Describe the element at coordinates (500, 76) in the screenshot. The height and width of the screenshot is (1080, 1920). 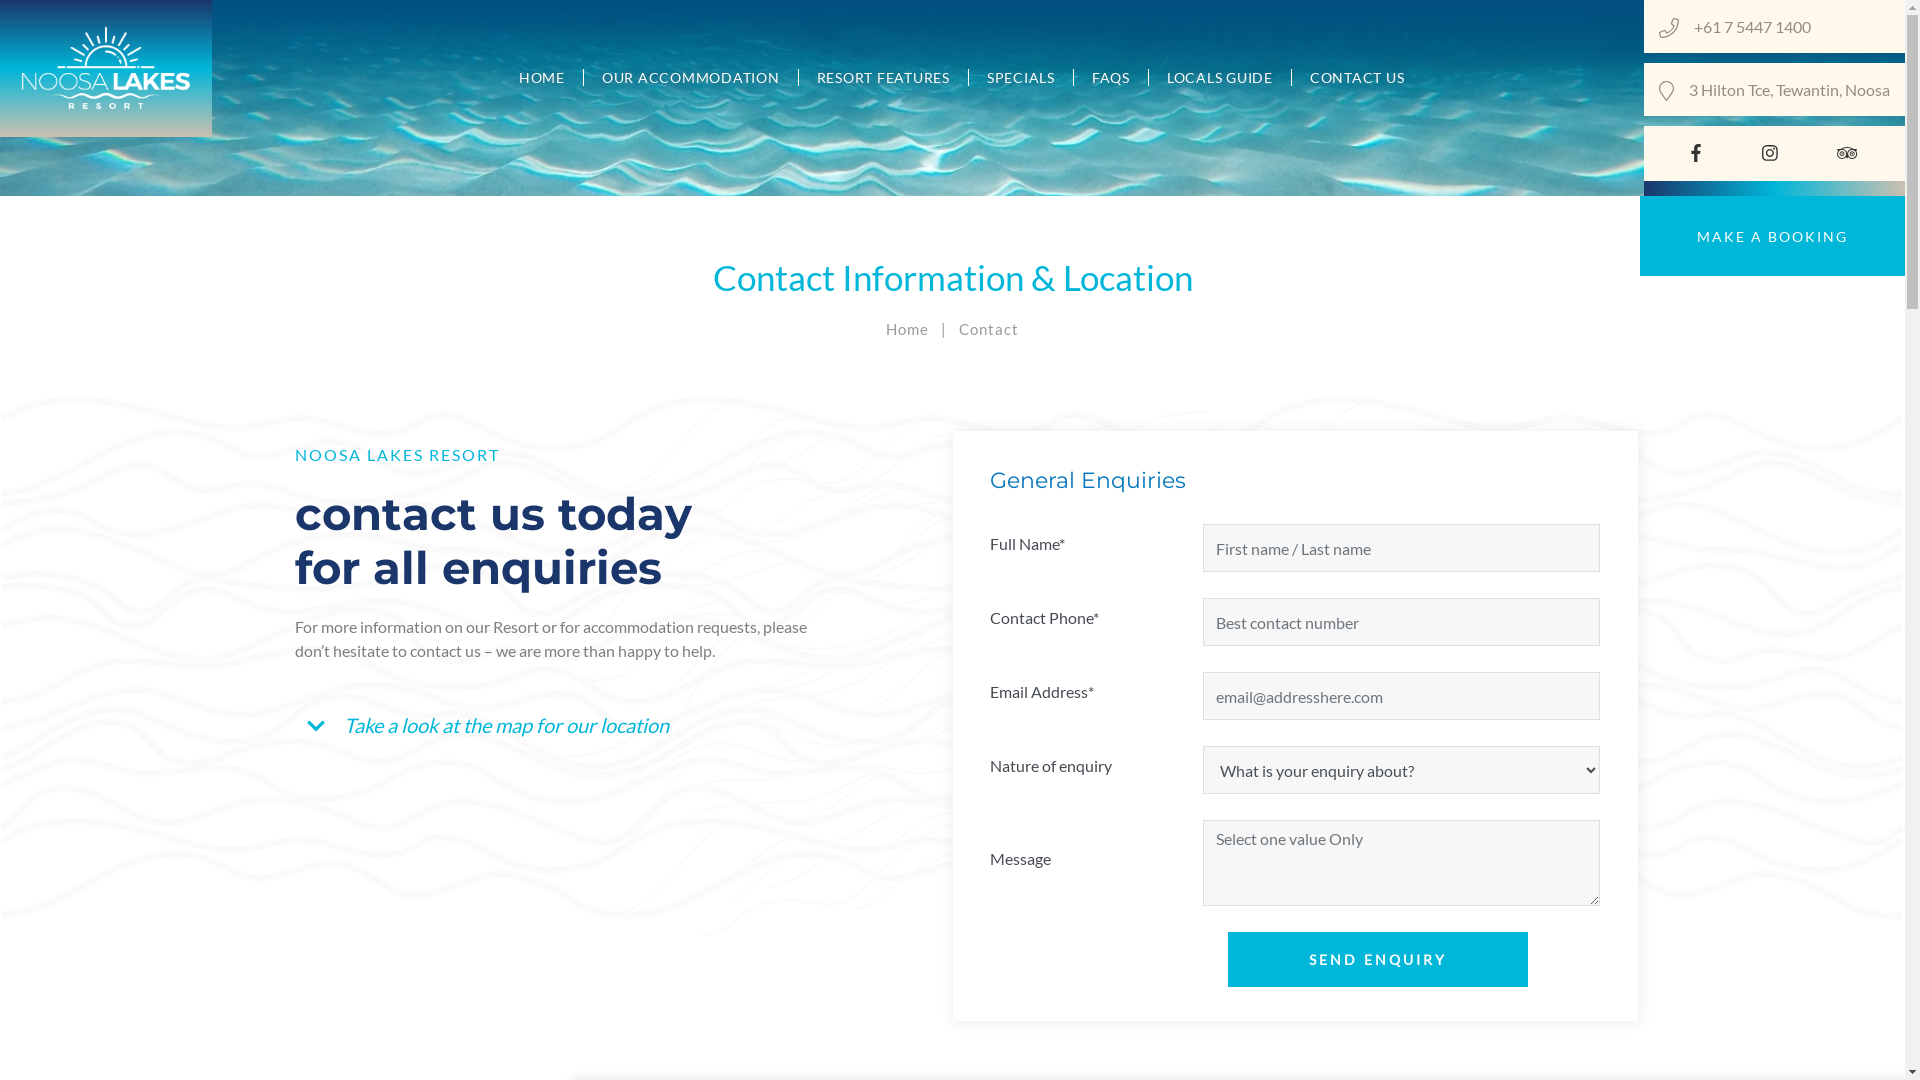
I see `'HOME'` at that location.